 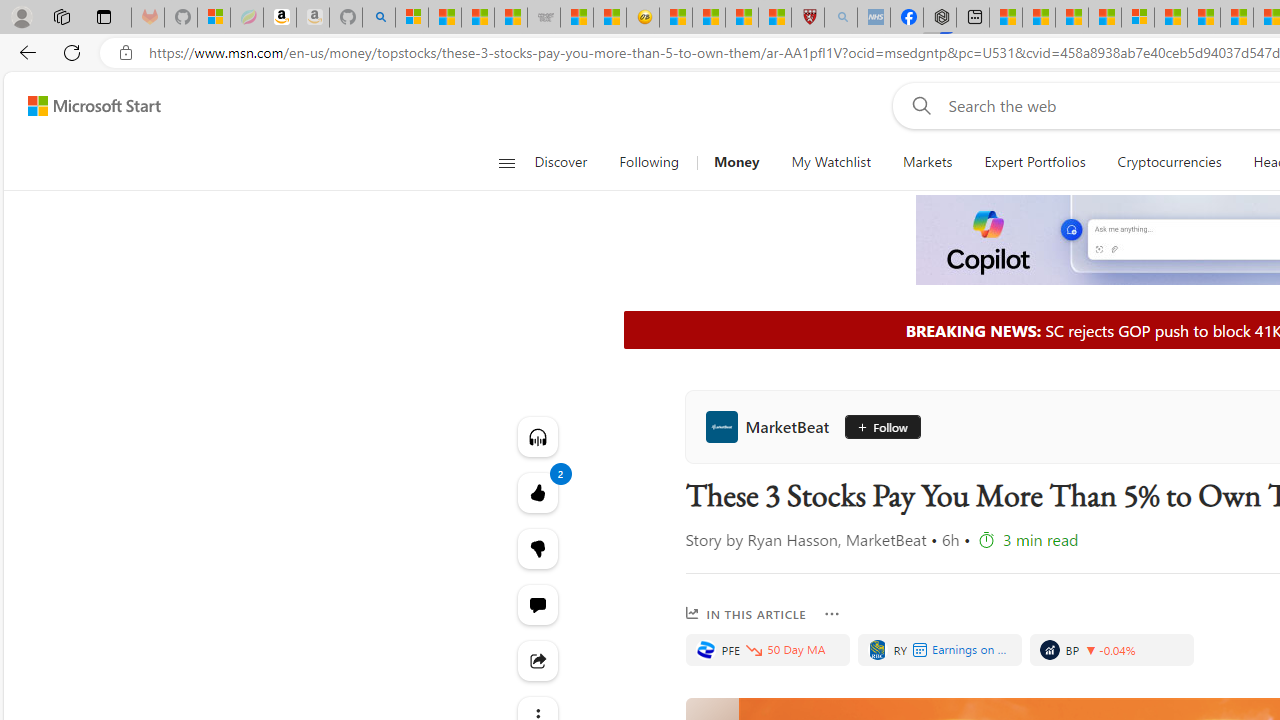 What do you see at coordinates (81, 105) in the screenshot?
I see `'Skip to footer'` at bounding box center [81, 105].